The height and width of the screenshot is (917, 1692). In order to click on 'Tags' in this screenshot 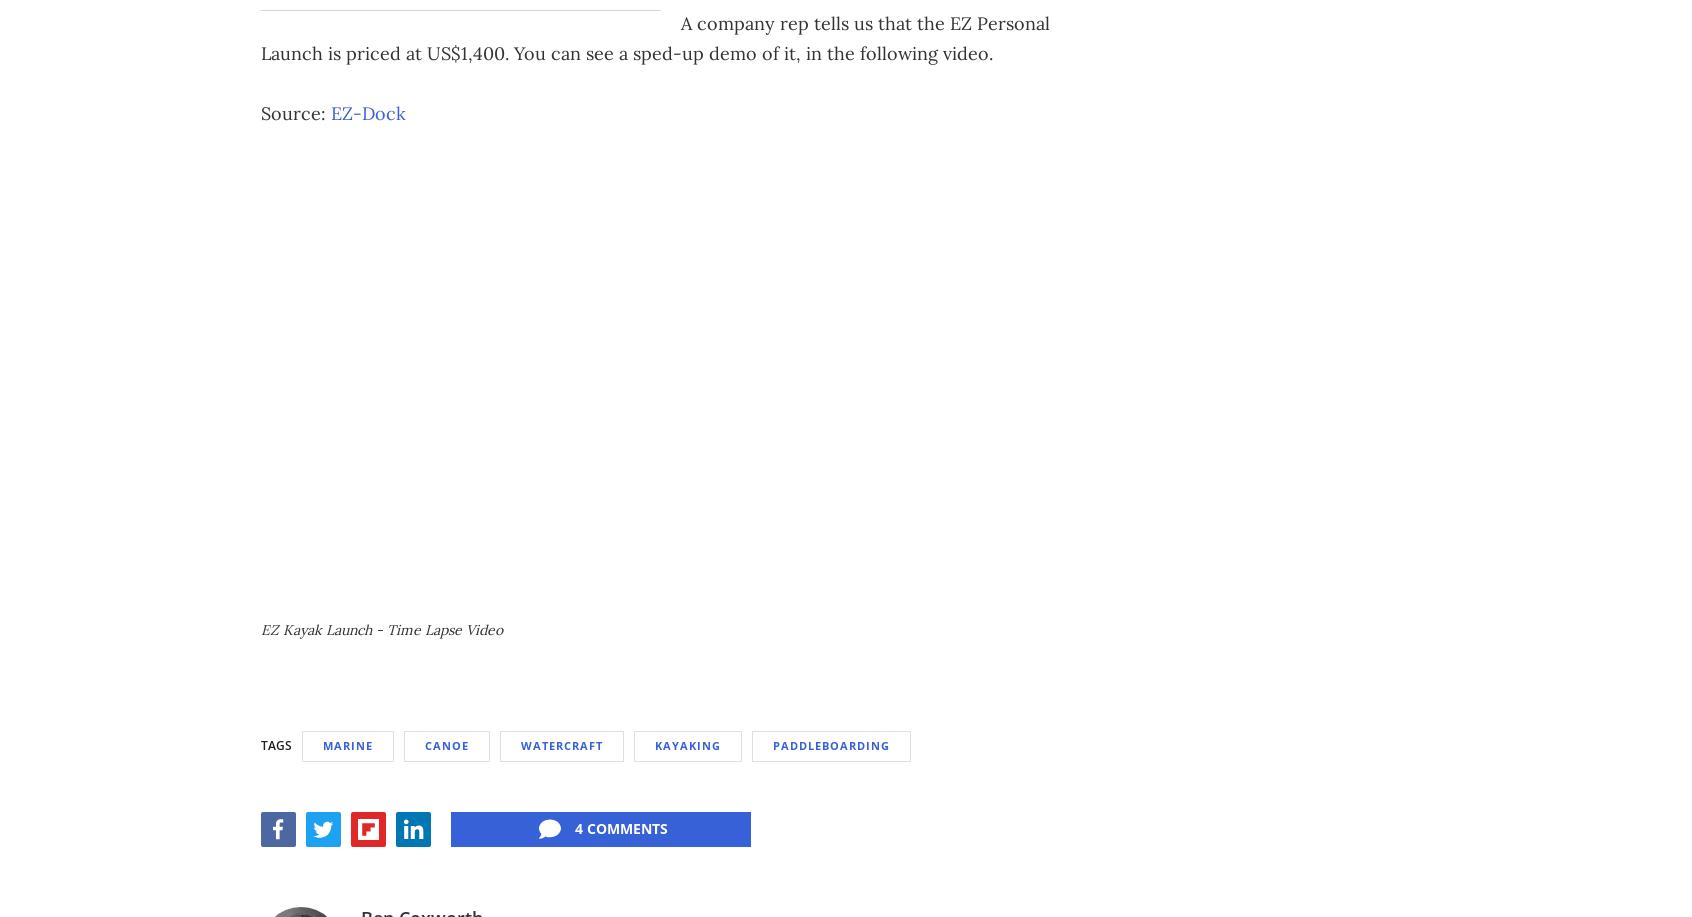, I will do `click(276, 743)`.